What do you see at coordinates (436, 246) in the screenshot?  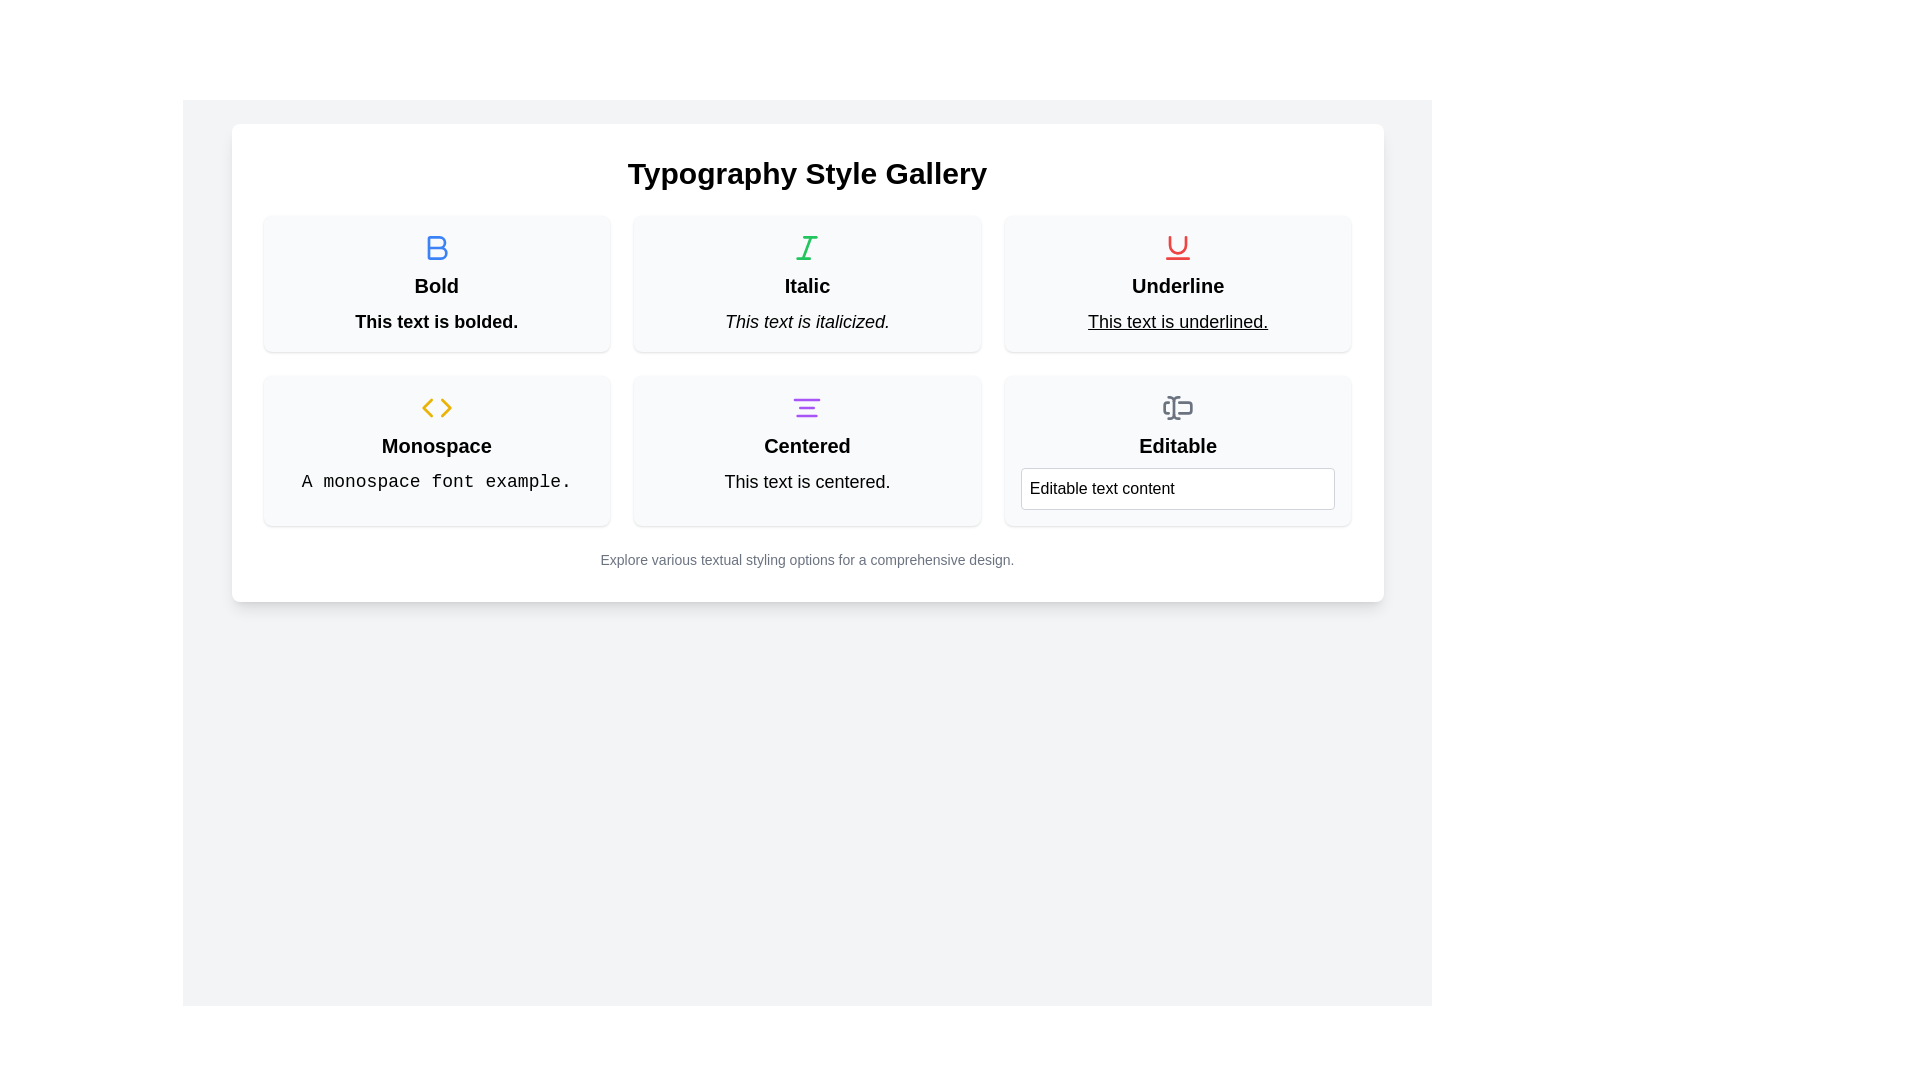 I see `the design of the blue bold 'B' icon located in the top-left cell of the Typography Style Gallery, above the text labeled 'Bold'` at bounding box center [436, 246].